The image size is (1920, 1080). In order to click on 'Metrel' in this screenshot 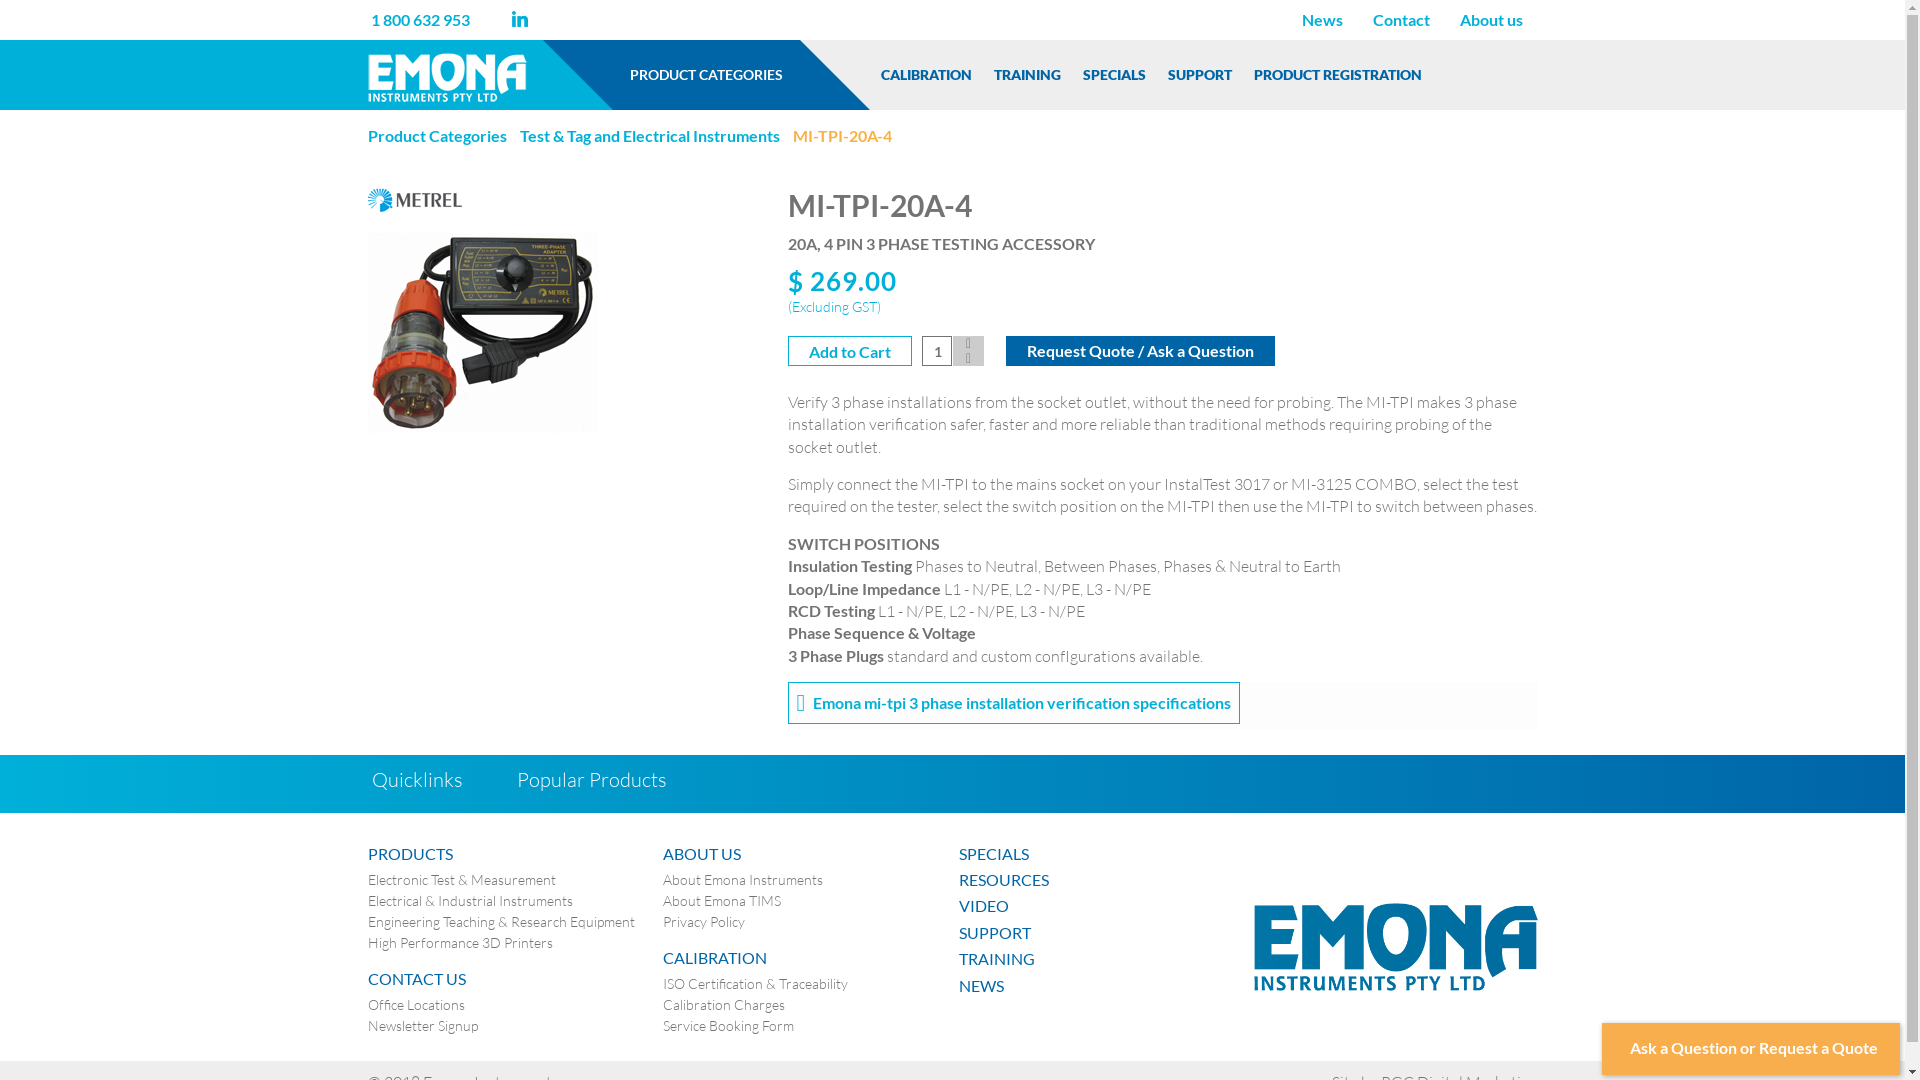, I will do `click(368, 197)`.